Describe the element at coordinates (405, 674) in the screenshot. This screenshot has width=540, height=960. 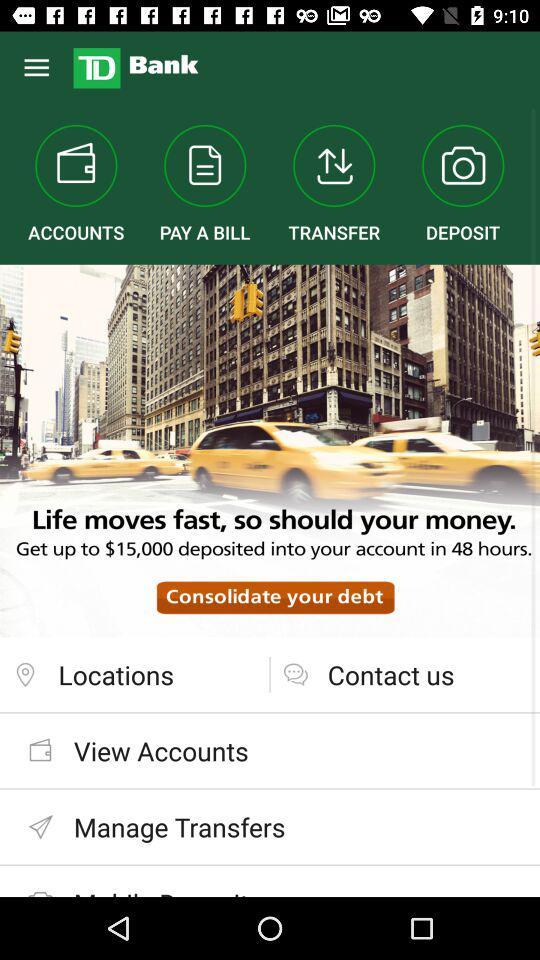
I see `the contact us item` at that location.